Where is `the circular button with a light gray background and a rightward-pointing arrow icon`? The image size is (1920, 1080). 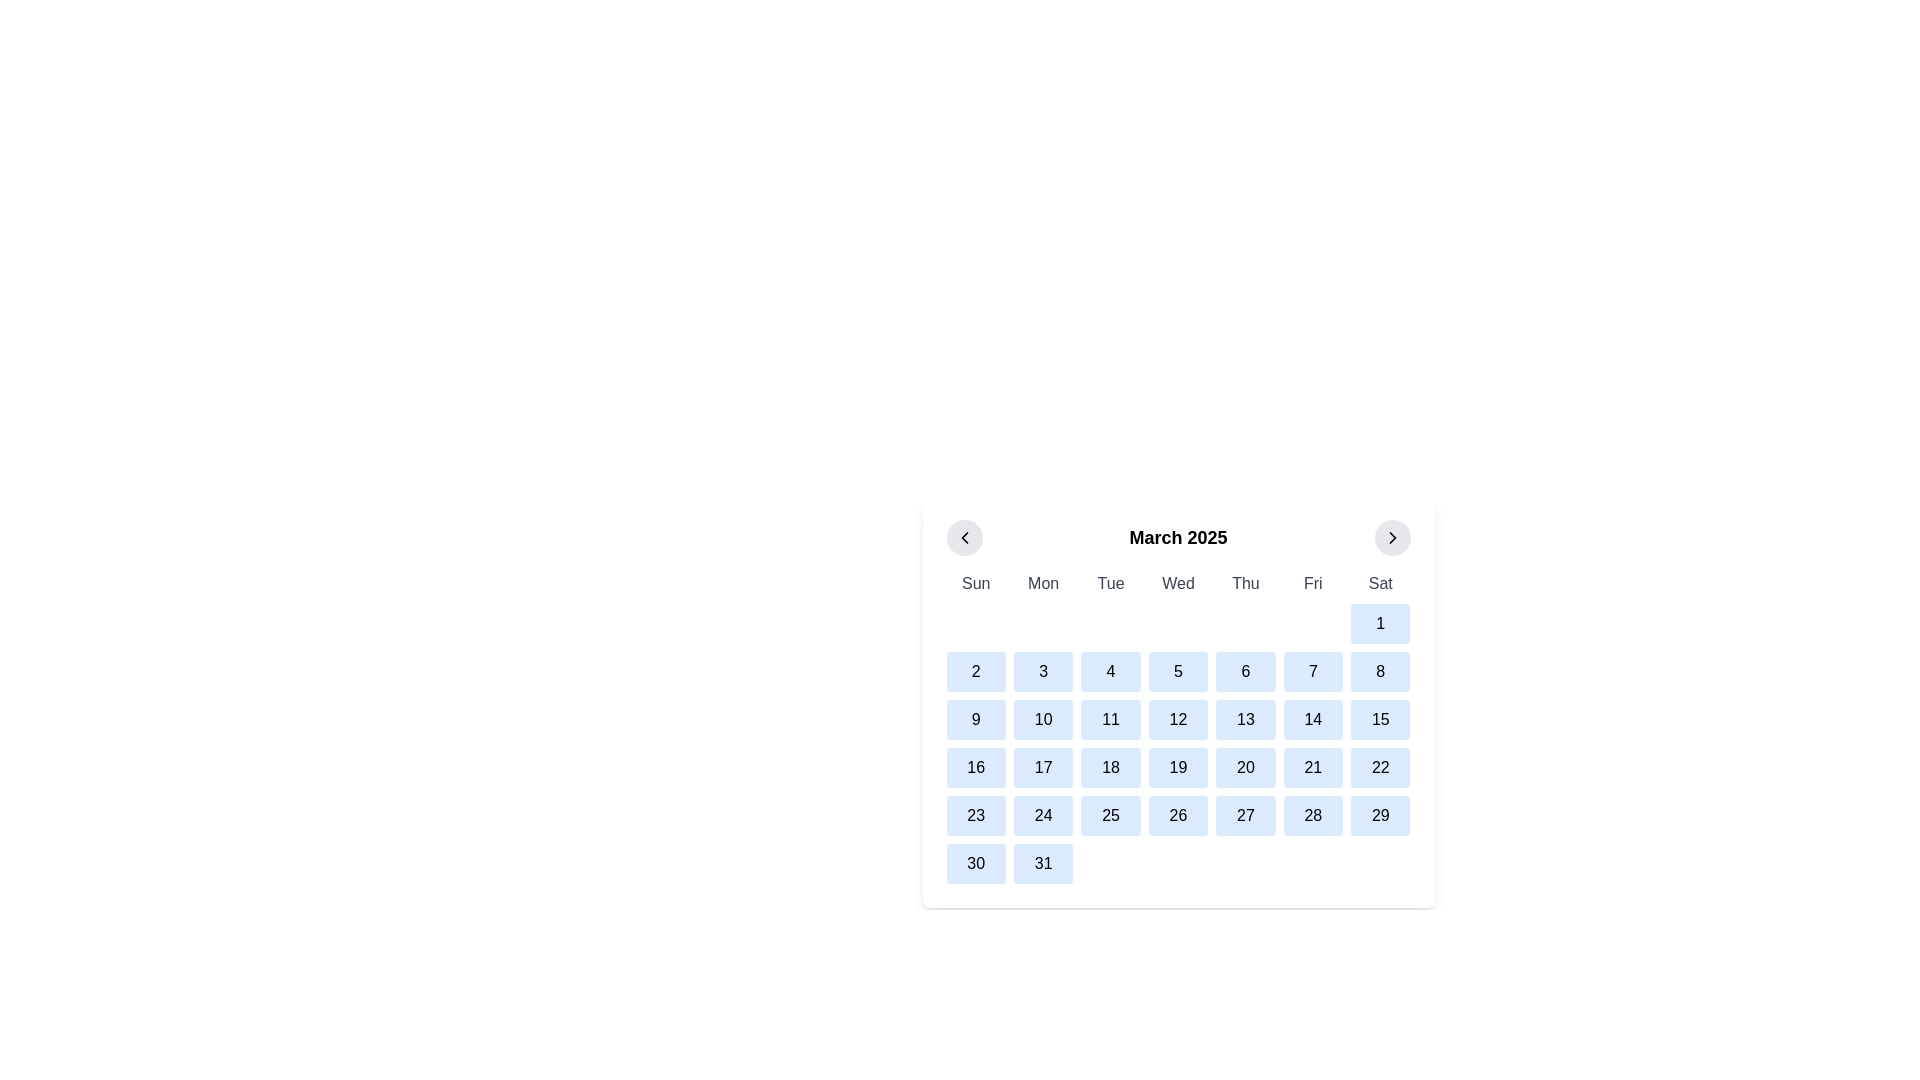
the circular button with a light gray background and a rightward-pointing arrow icon is located at coordinates (1391, 536).